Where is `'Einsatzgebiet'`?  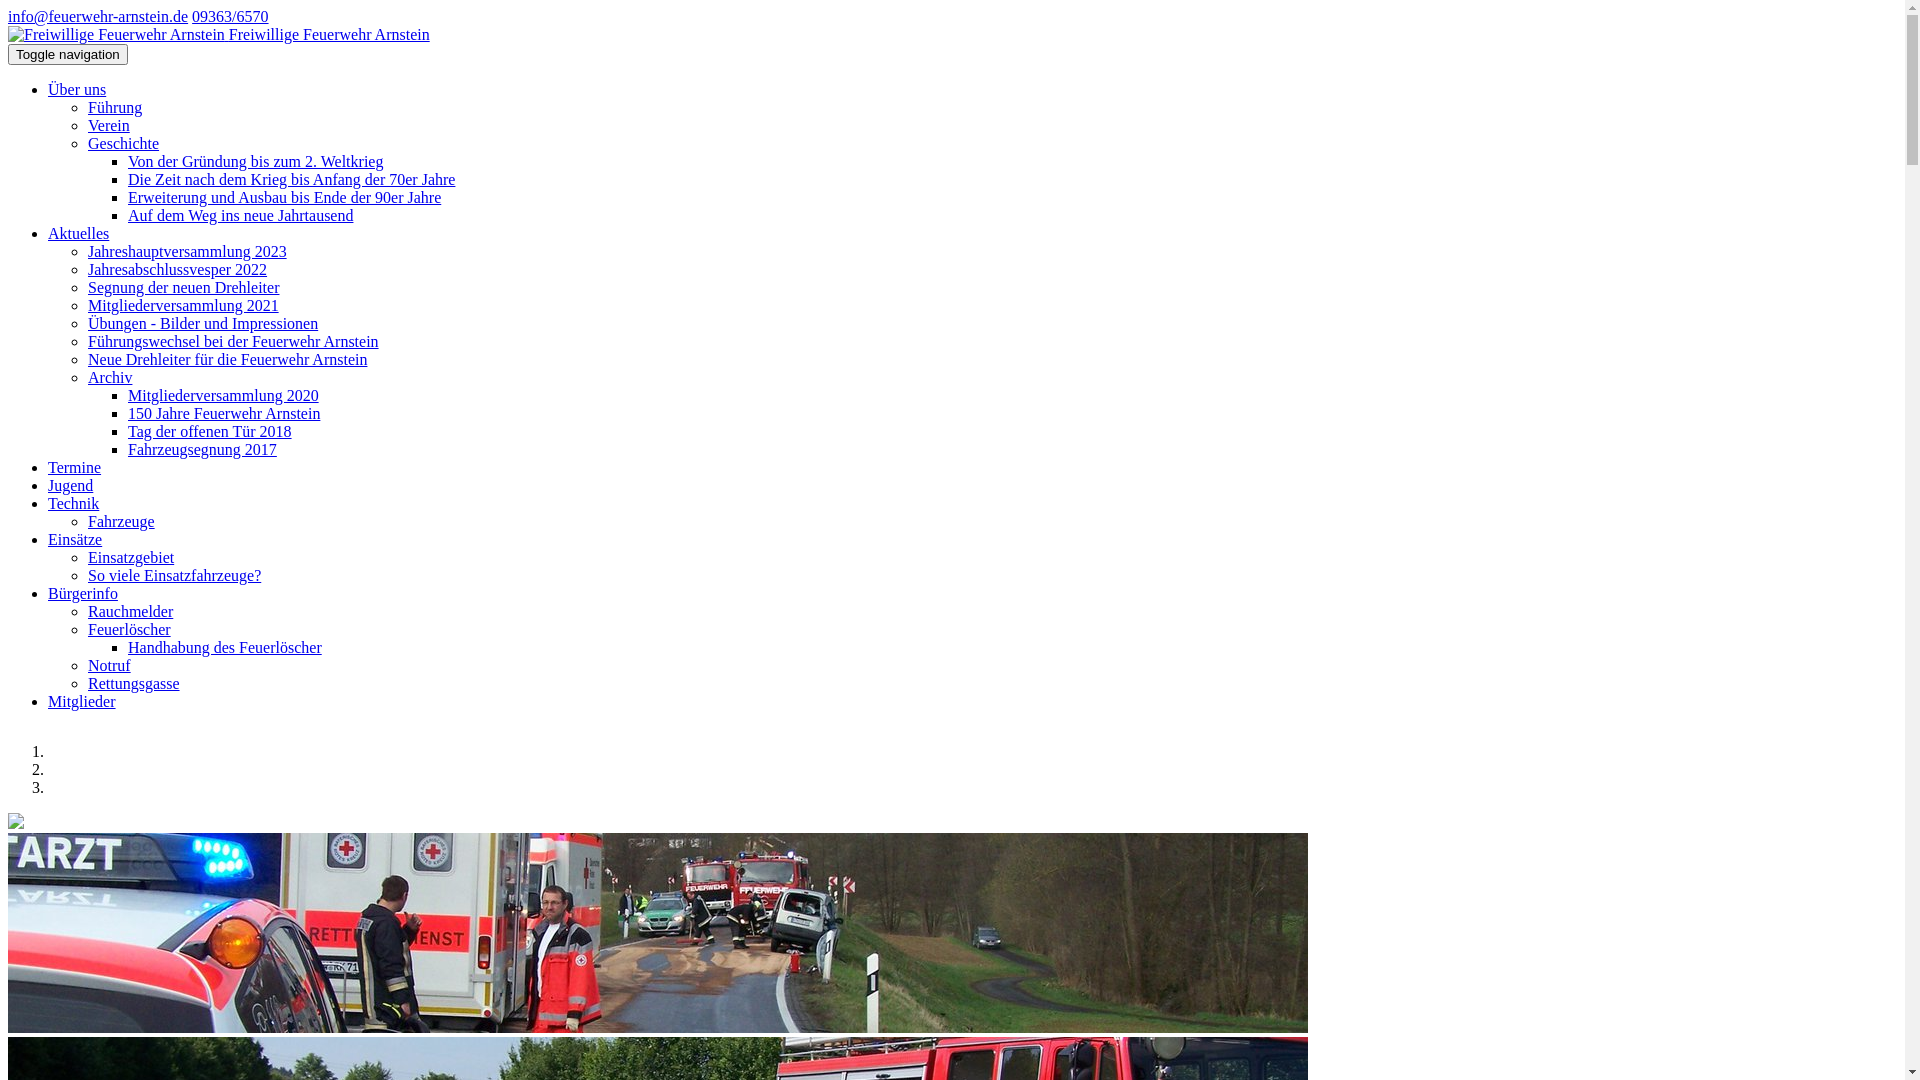 'Einsatzgebiet' is located at coordinates (129, 557).